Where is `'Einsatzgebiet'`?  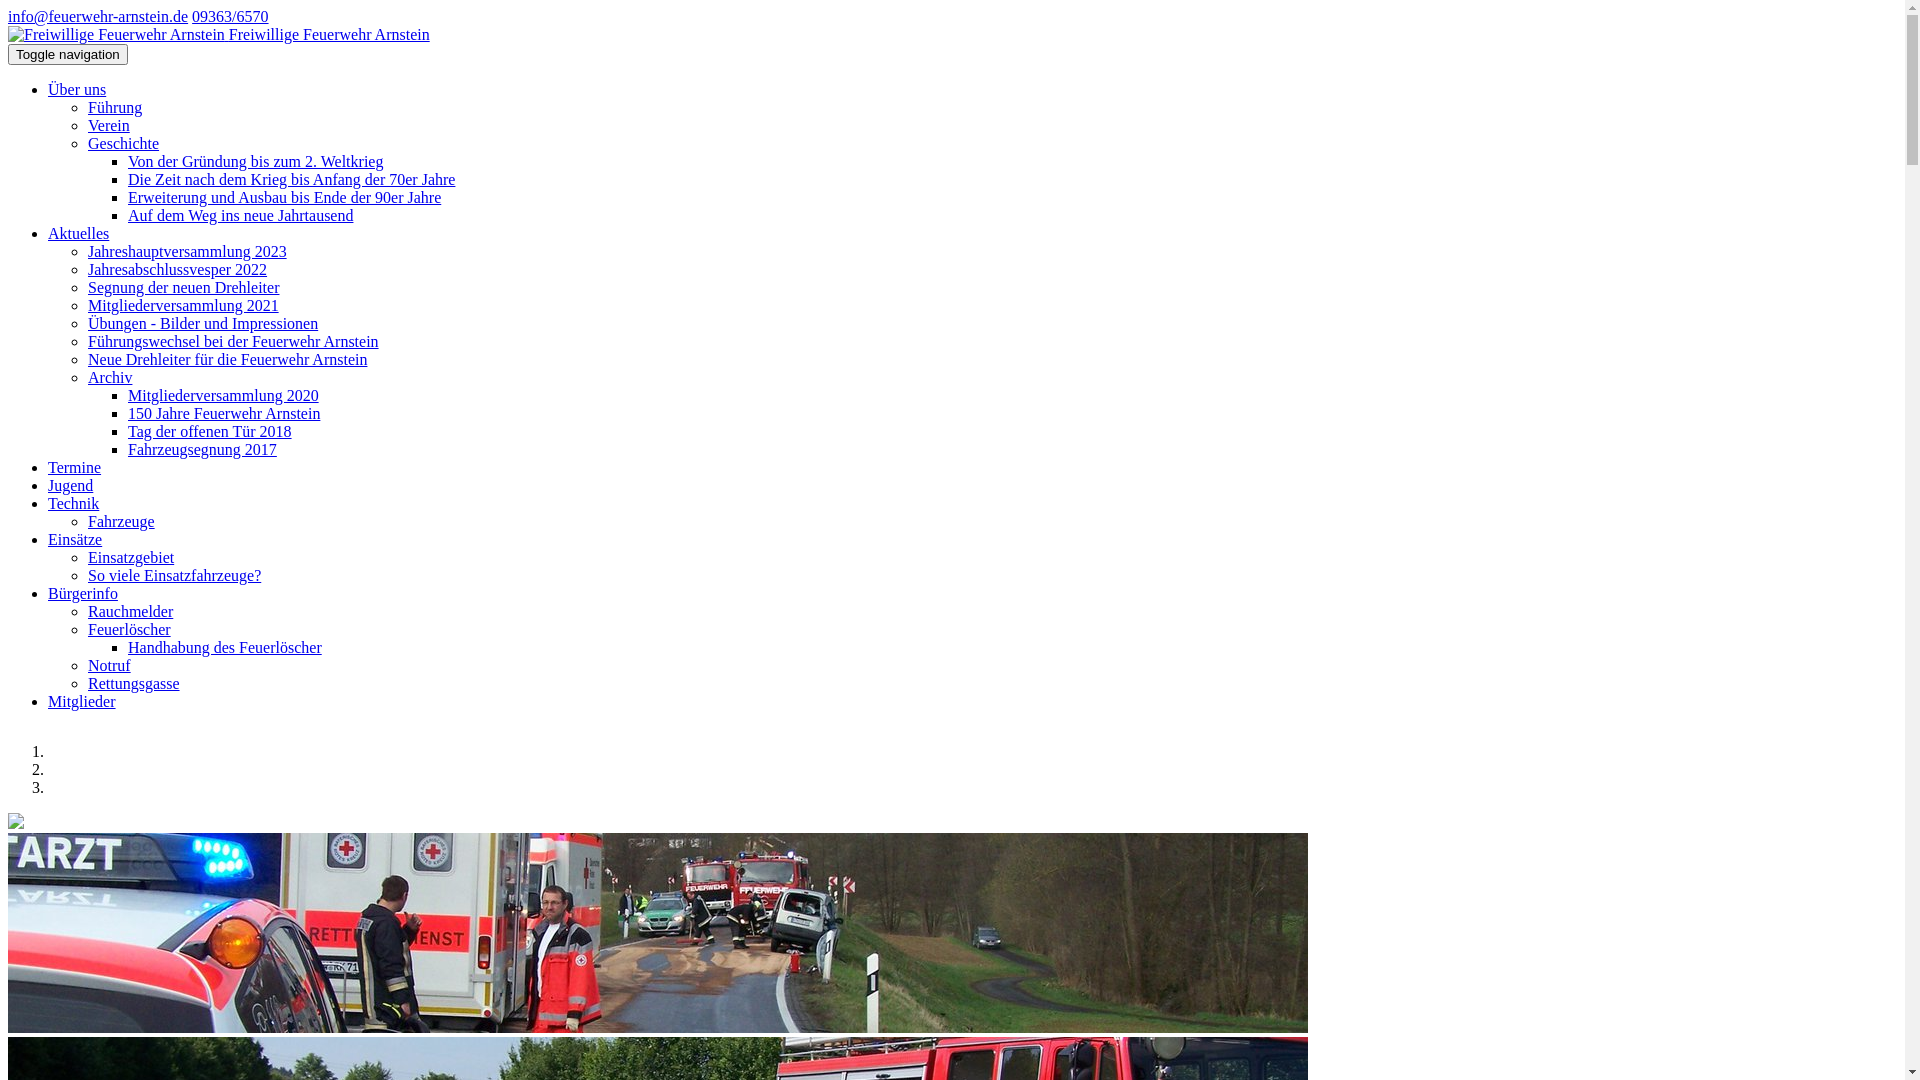 'Einsatzgebiet' is located at coordinates (129, 557).